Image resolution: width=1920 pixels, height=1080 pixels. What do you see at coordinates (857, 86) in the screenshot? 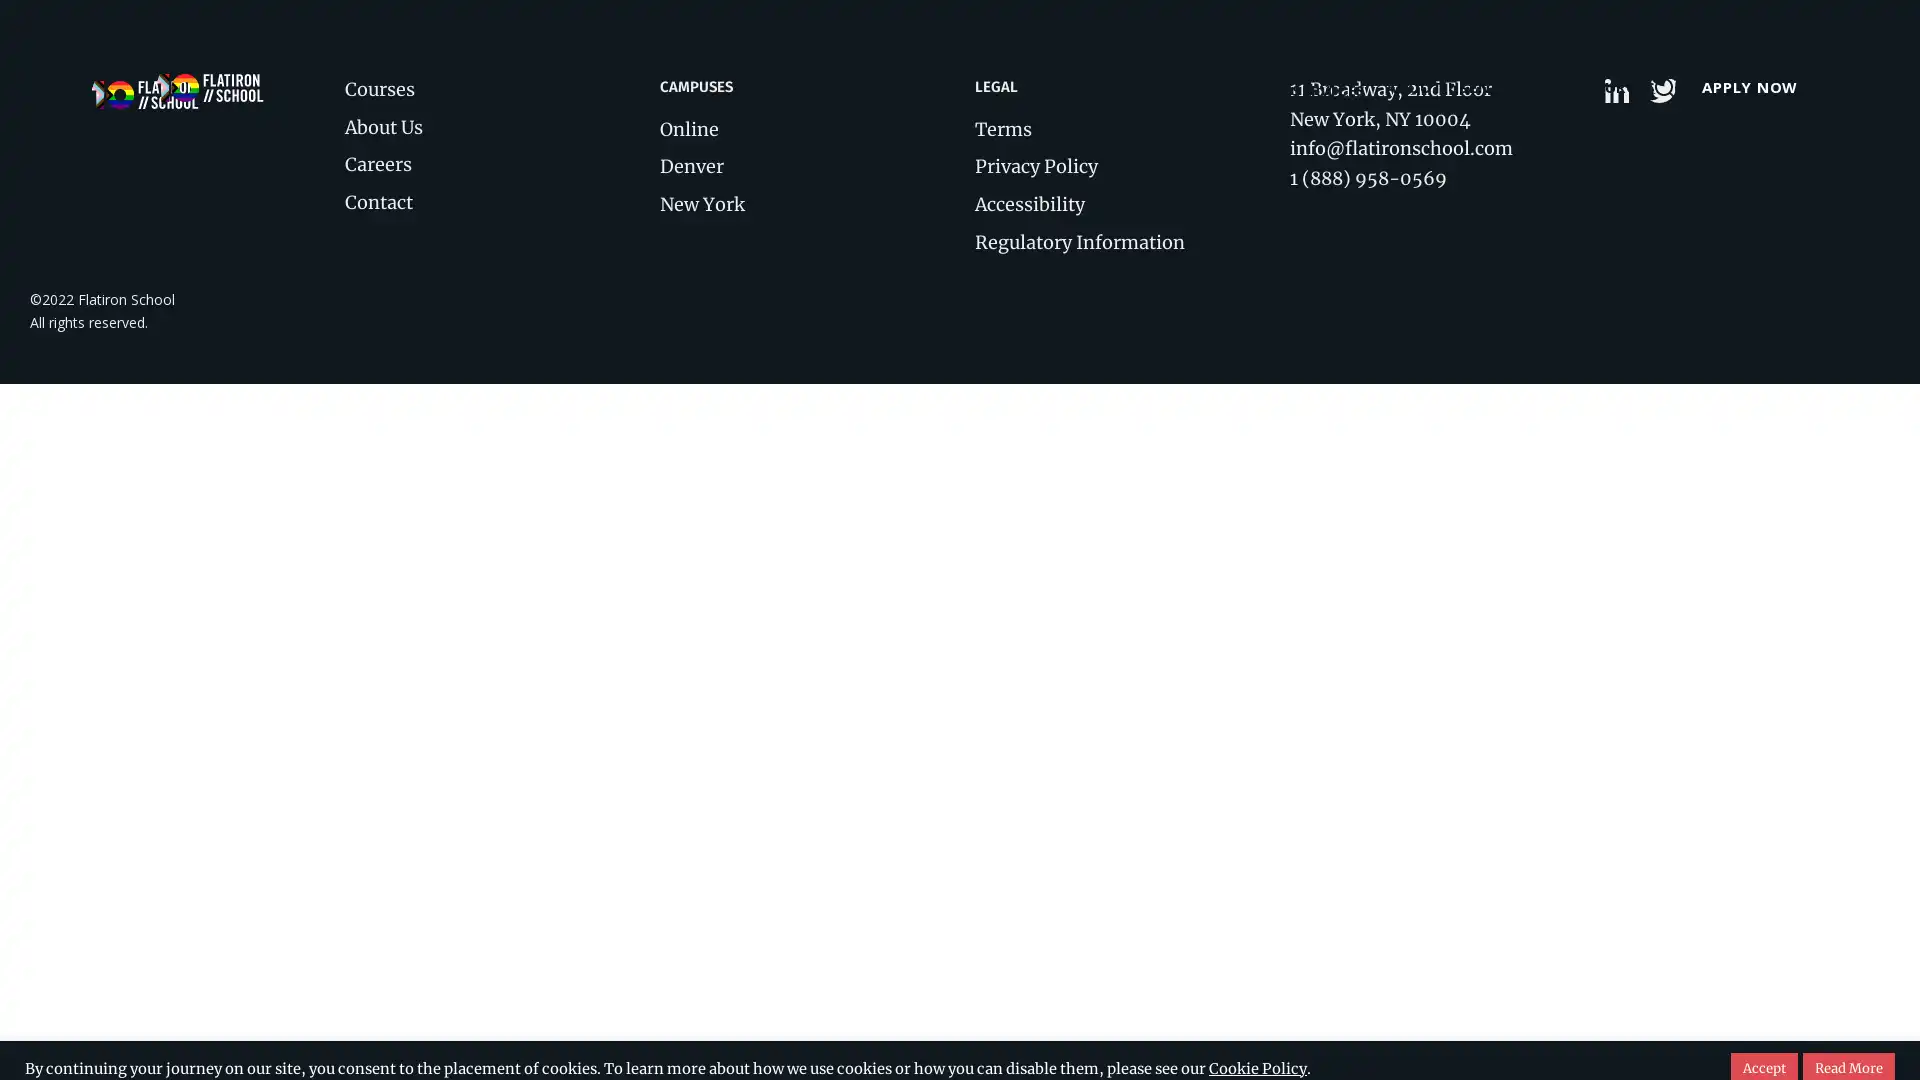
I see `COURSES` at bounding box center [857, 86].